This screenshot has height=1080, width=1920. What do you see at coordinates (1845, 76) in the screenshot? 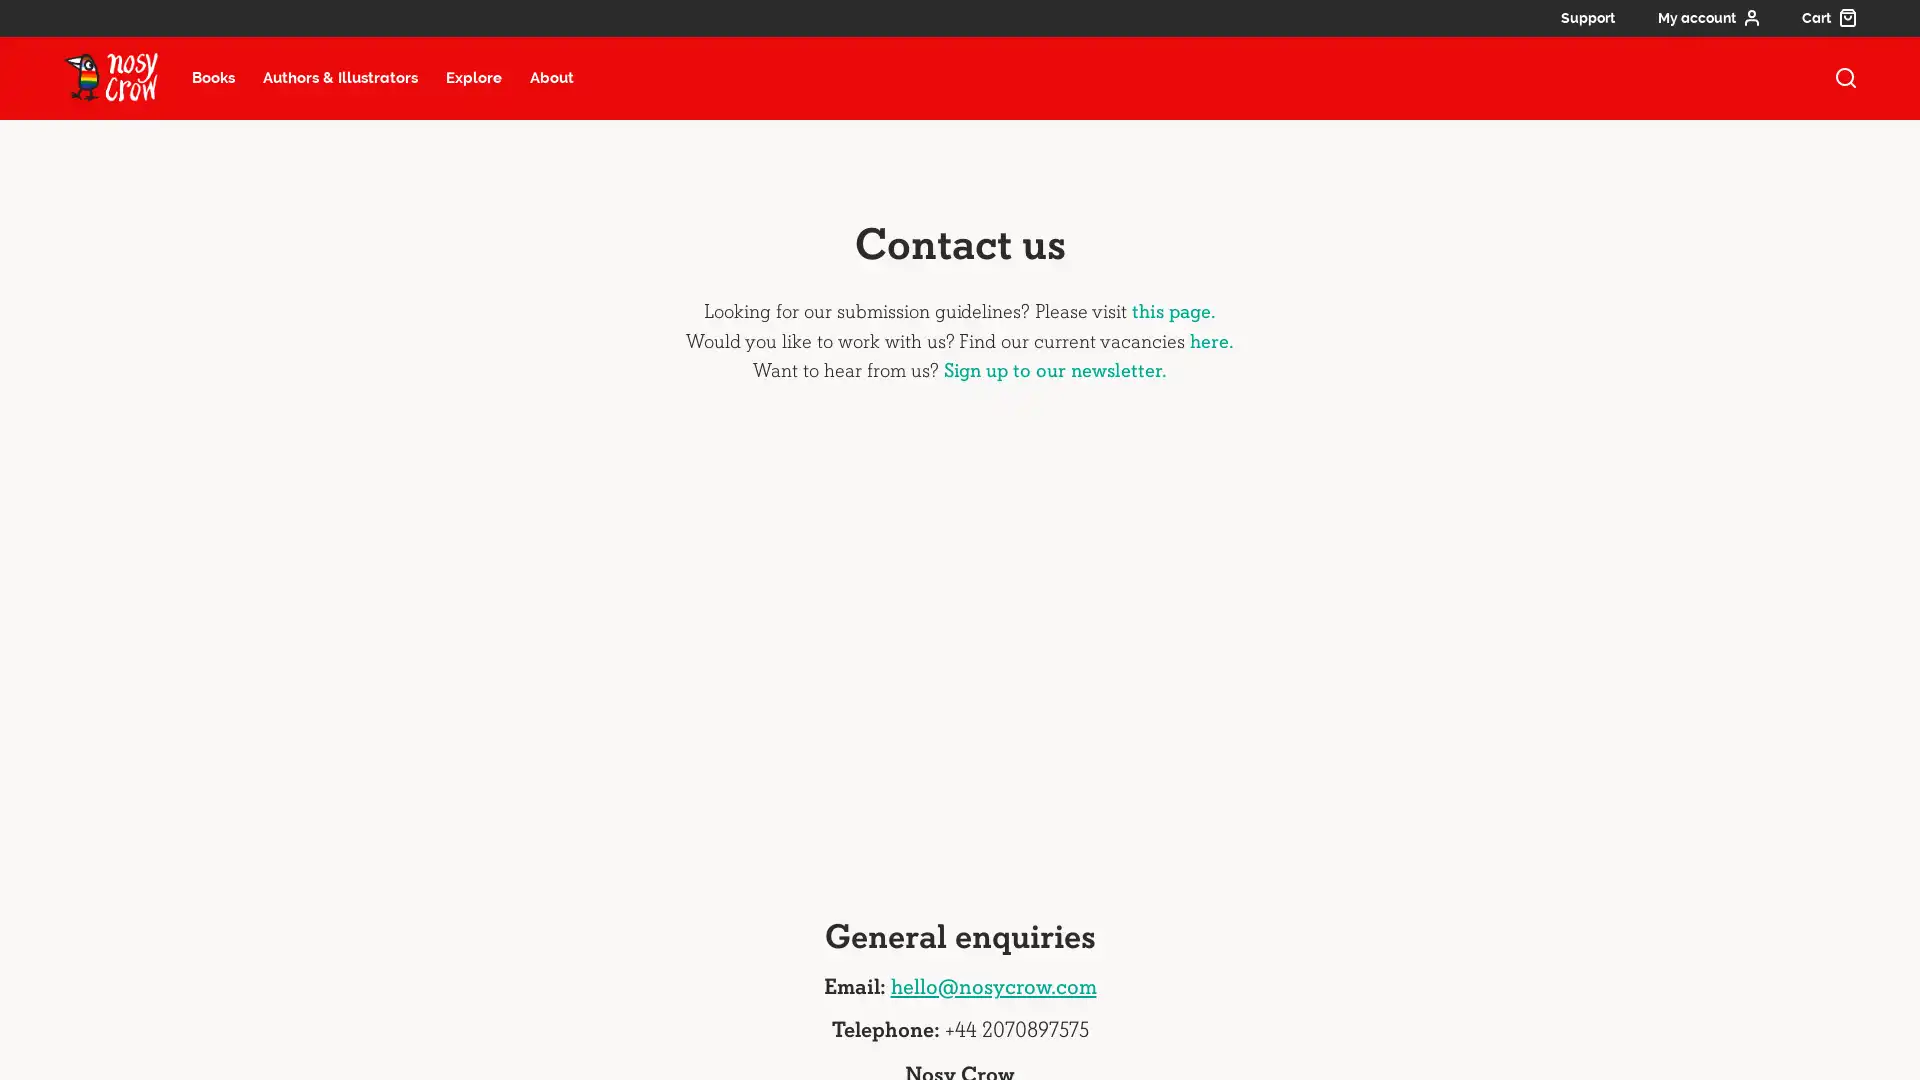
I see `open search` at bounding box center [1845, 76].